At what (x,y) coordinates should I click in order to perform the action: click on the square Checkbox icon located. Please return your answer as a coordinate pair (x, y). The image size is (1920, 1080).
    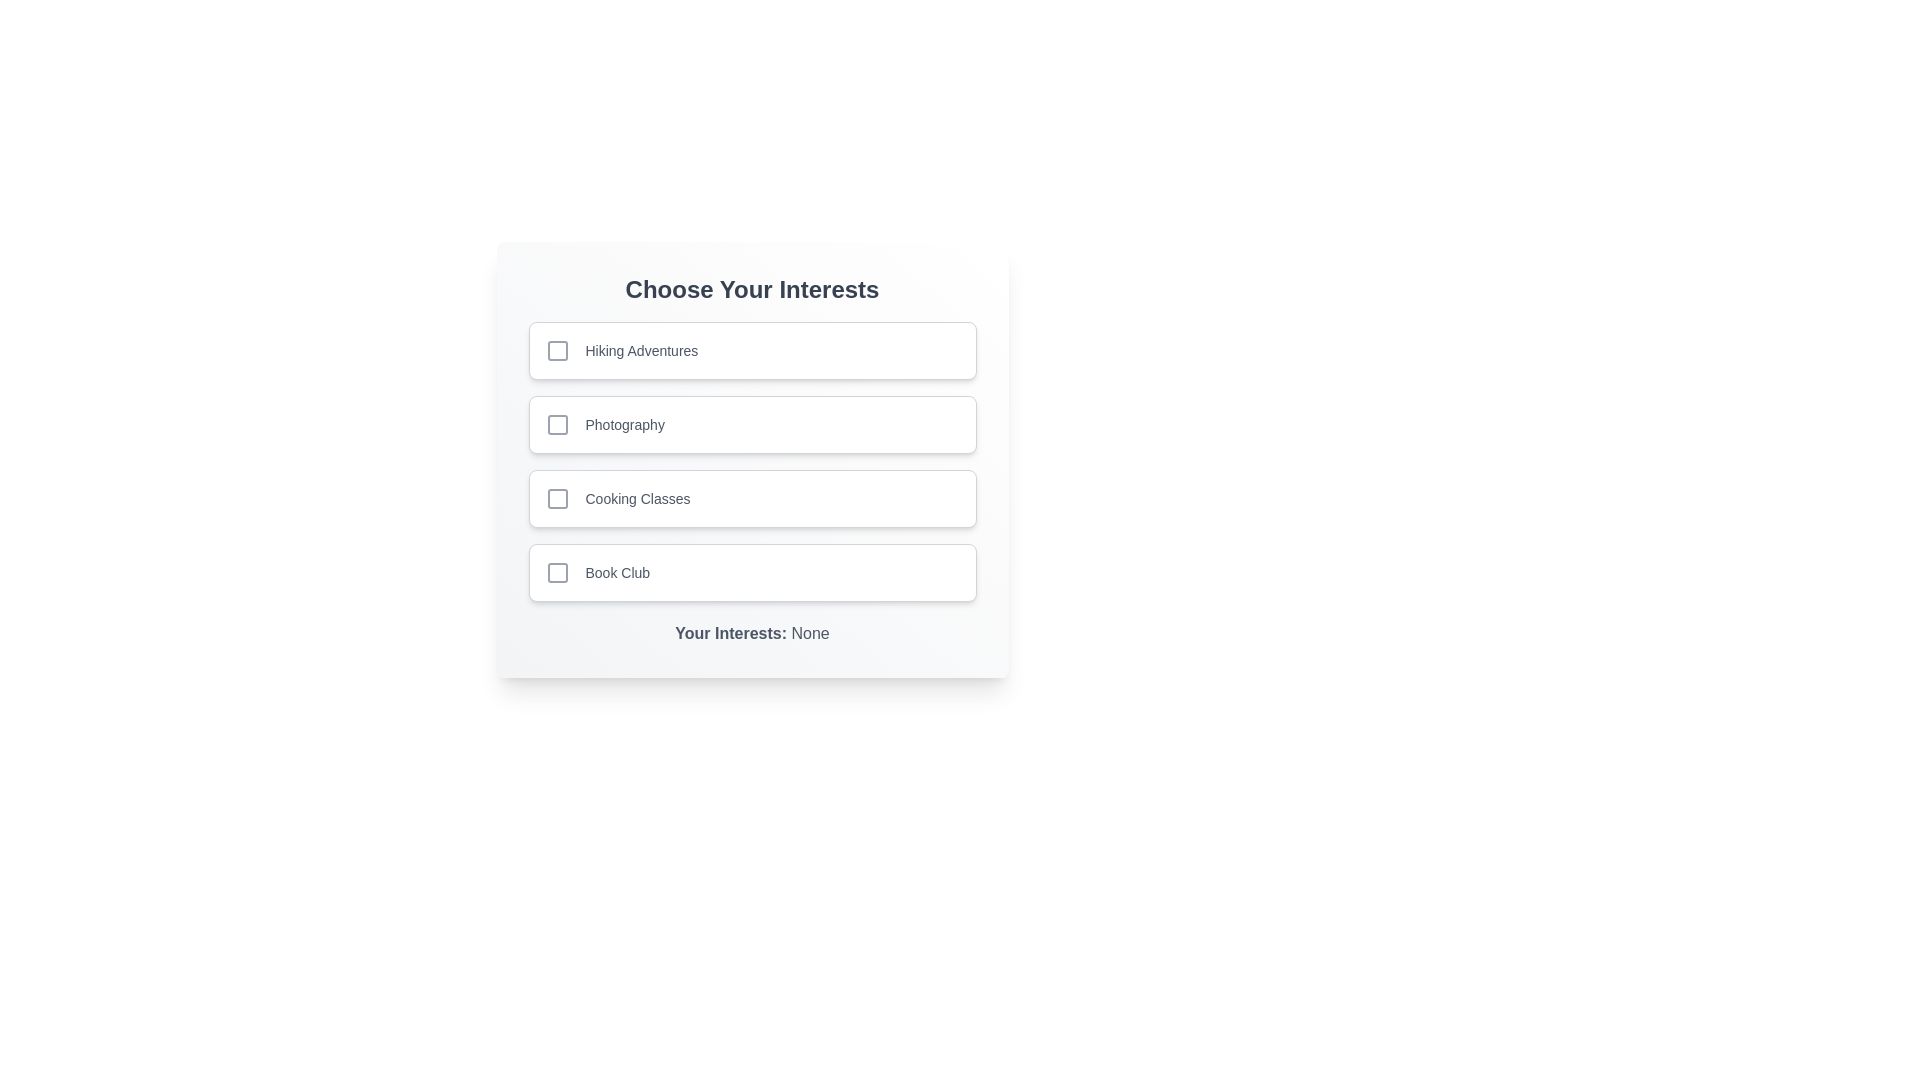
    Looking at the image, I should click on (557, 423).